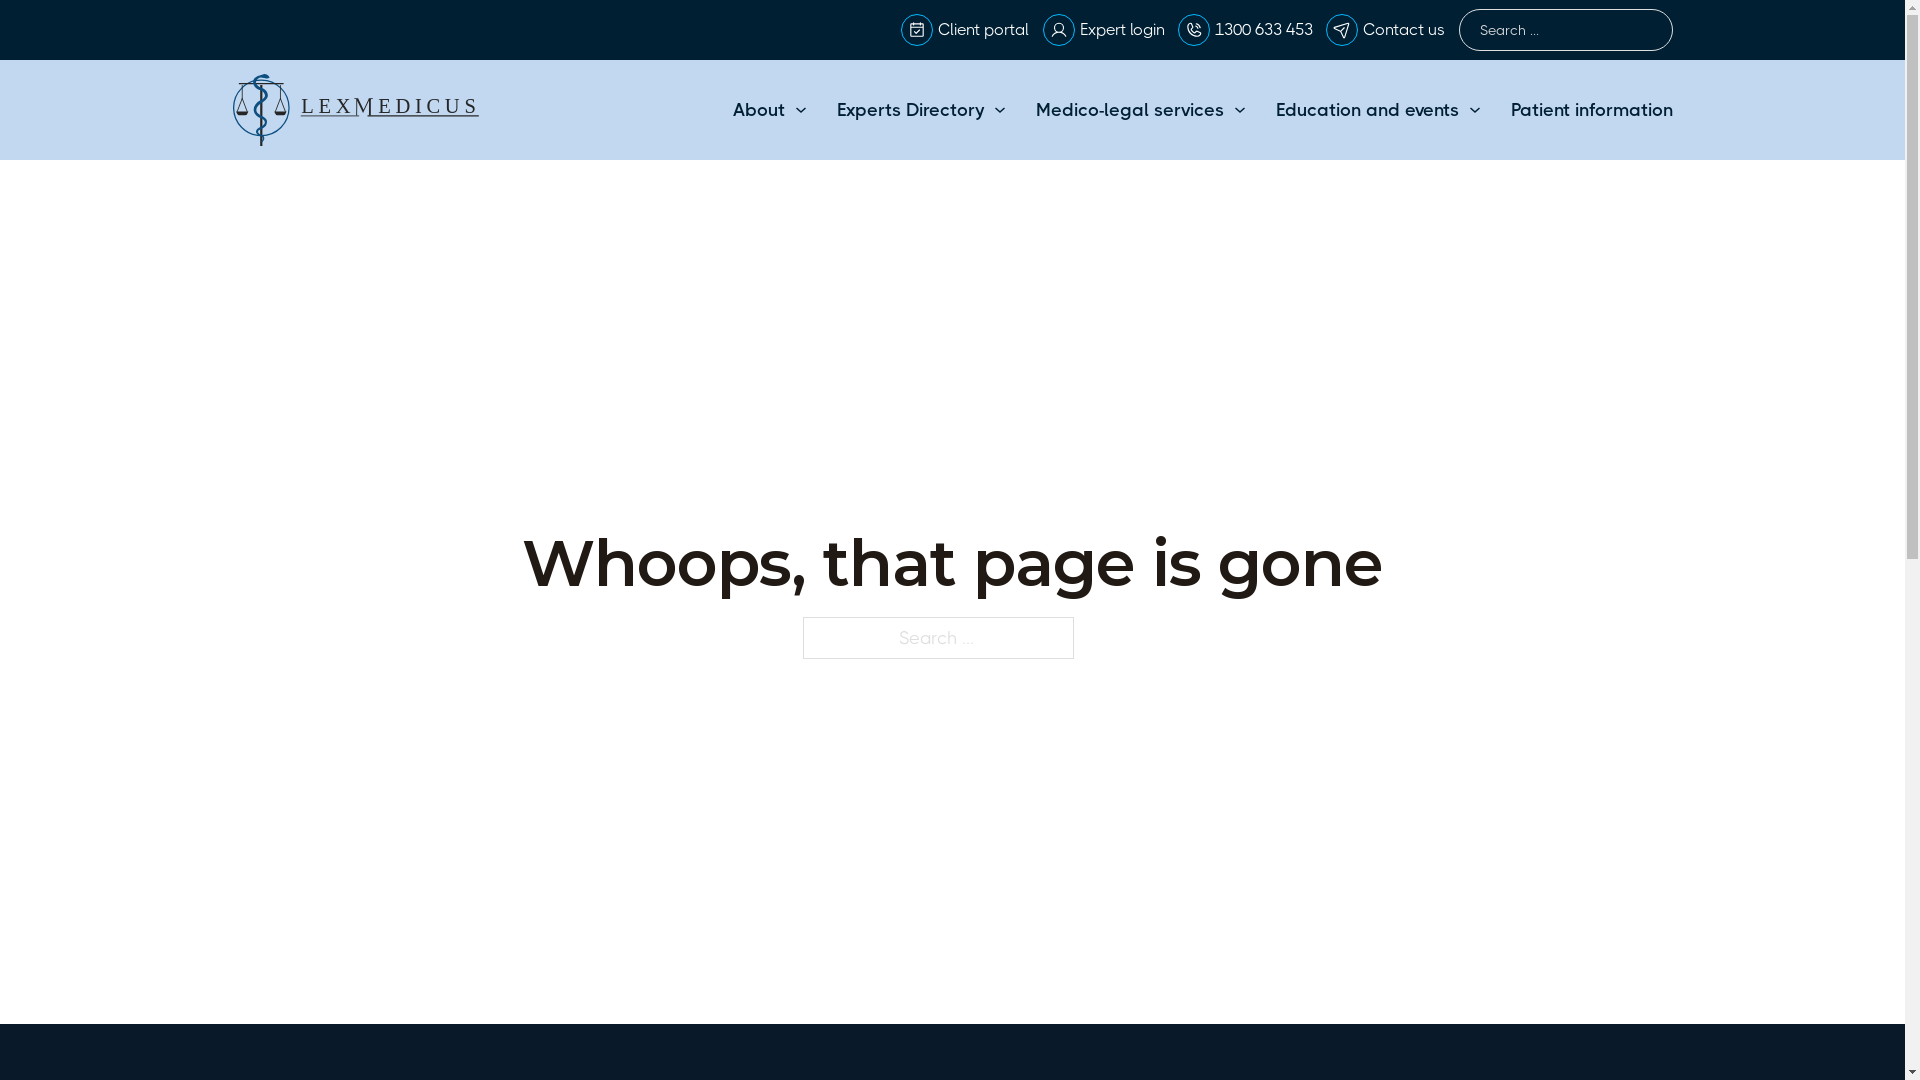 Image resolution: width=1920 pixels, height=1080 pixels. Describe the element at coordinates (1366, 109) in the screenshot. I see `'Education and events'` at that location.